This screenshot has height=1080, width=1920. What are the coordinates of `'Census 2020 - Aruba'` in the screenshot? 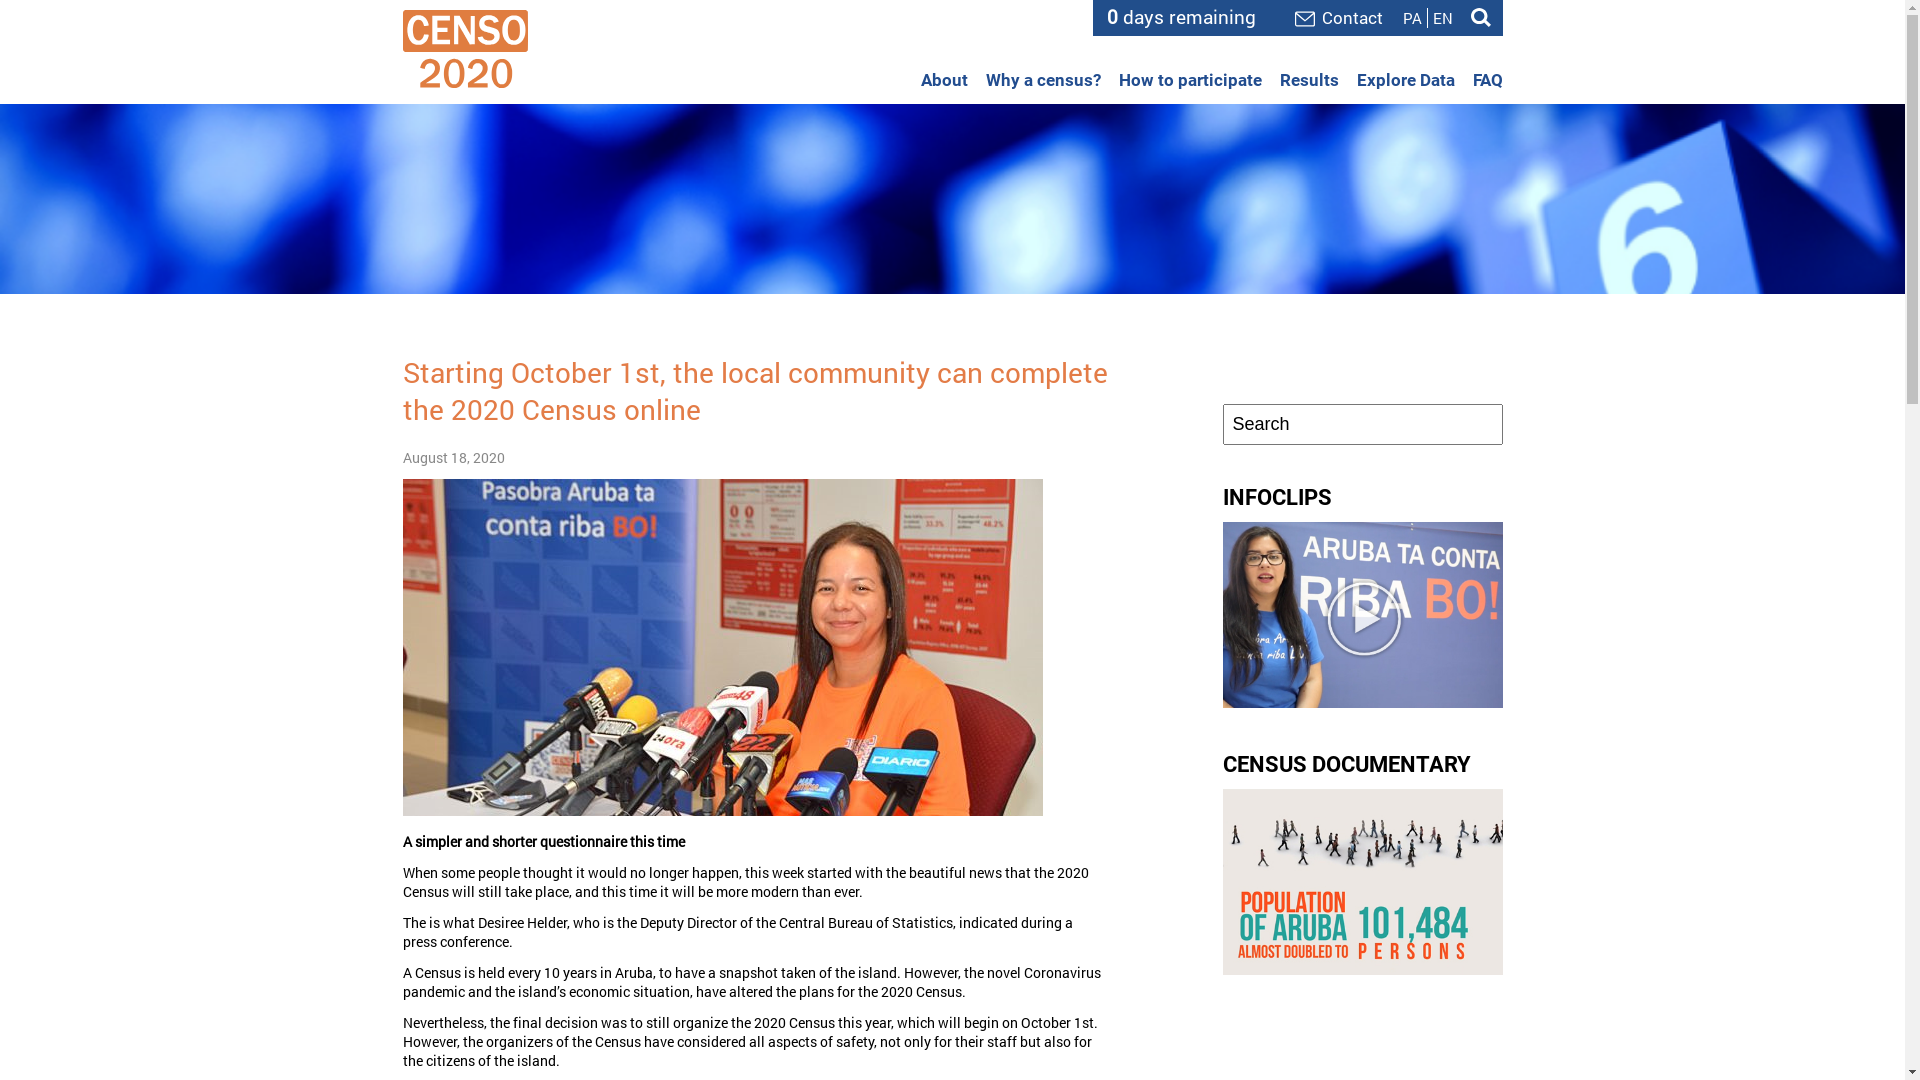 It's located at (463, 48).